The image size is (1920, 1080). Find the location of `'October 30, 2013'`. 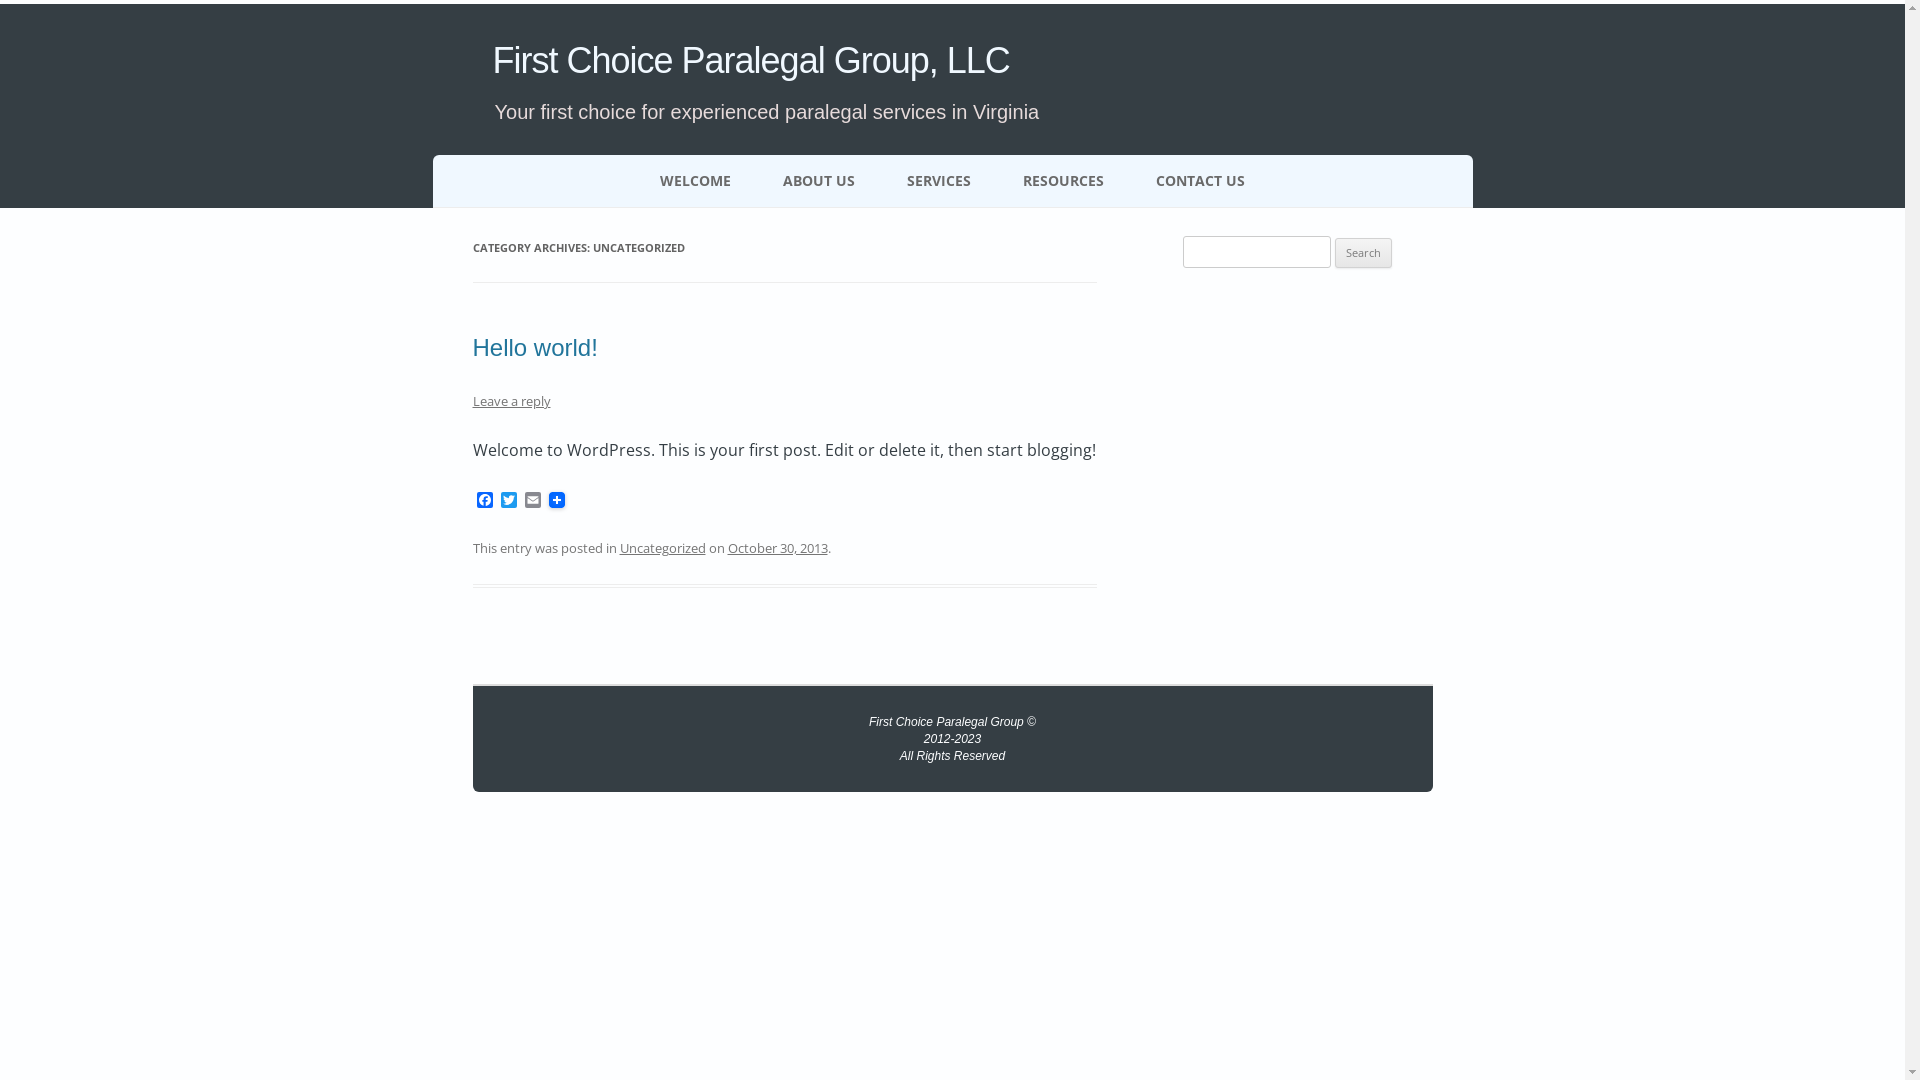

'October 30, 2013' is located at coordinates (776, 547).